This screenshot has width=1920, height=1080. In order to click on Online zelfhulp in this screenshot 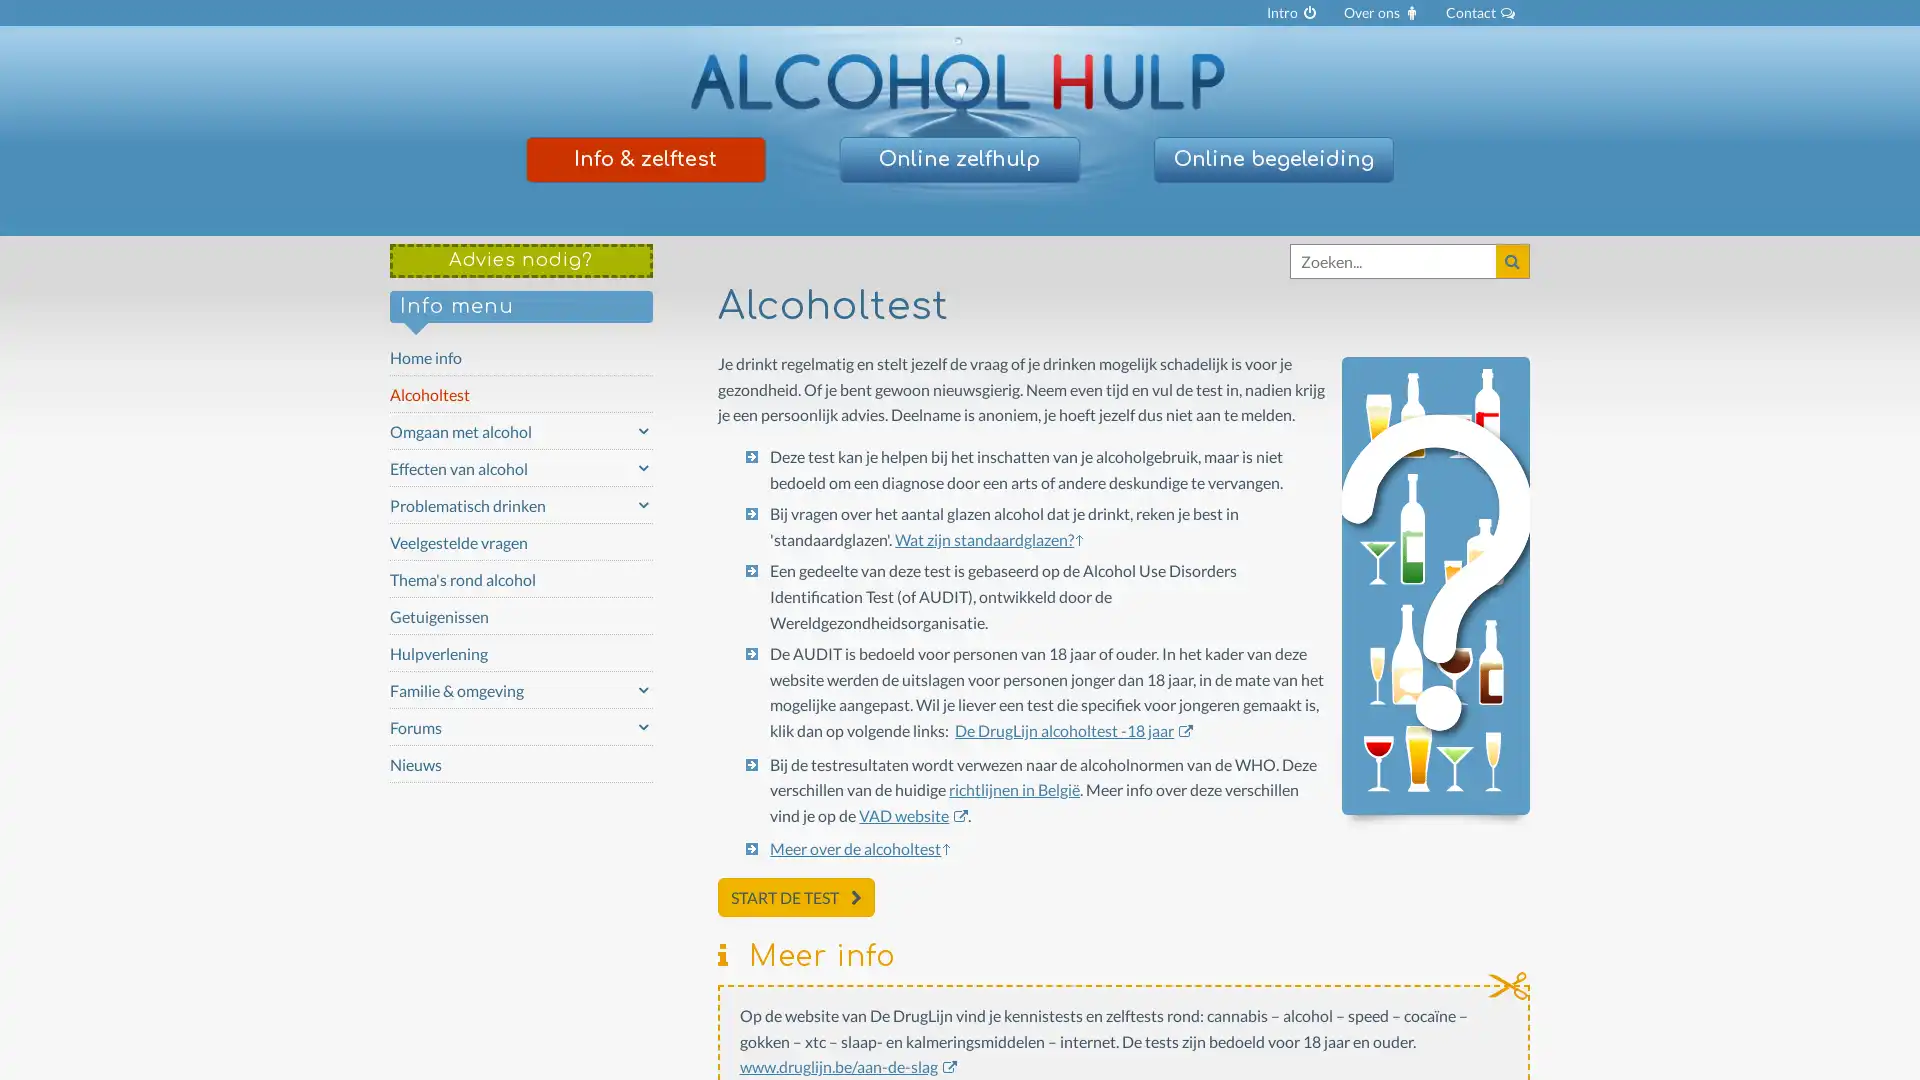, I will do `click(958, 158)`.